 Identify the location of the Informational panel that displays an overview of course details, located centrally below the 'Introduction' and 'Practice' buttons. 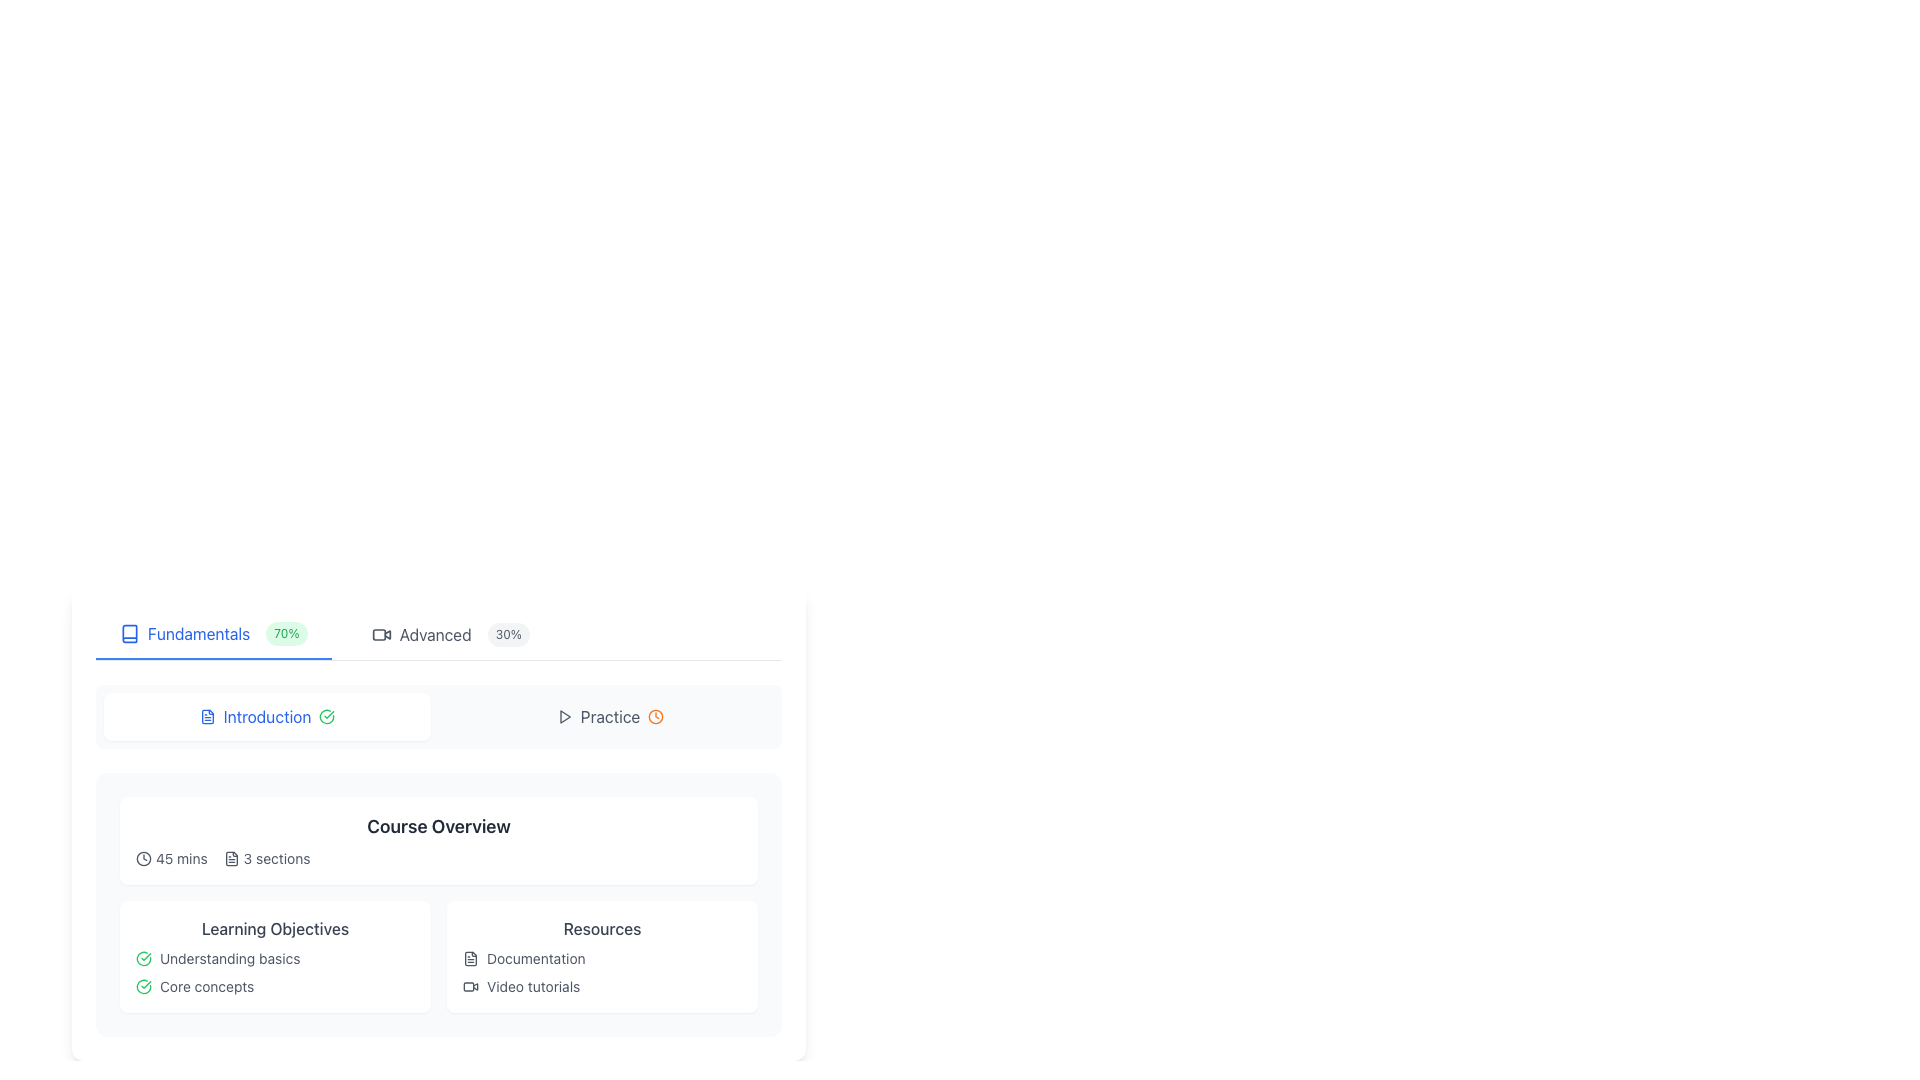
(437, 810).